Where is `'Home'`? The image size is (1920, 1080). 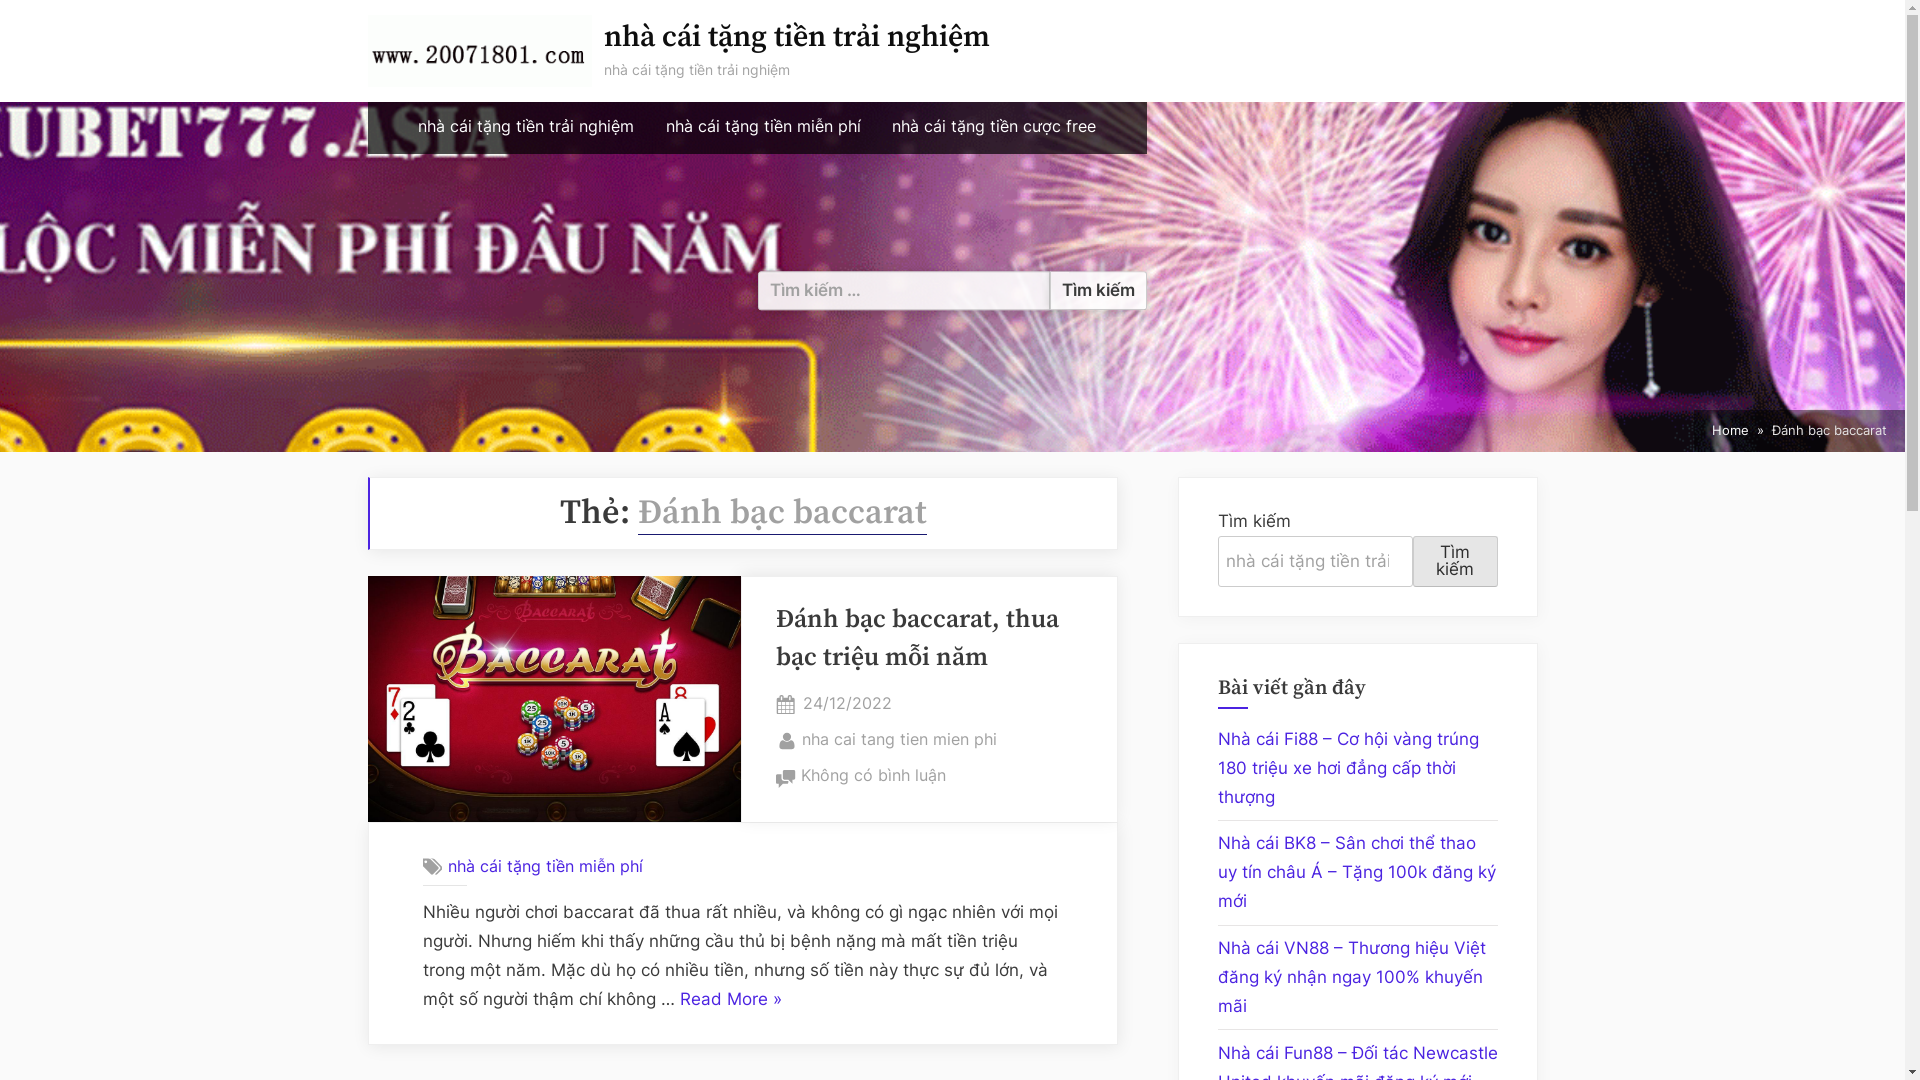 'Home' is located at coordinates (1711, 430).